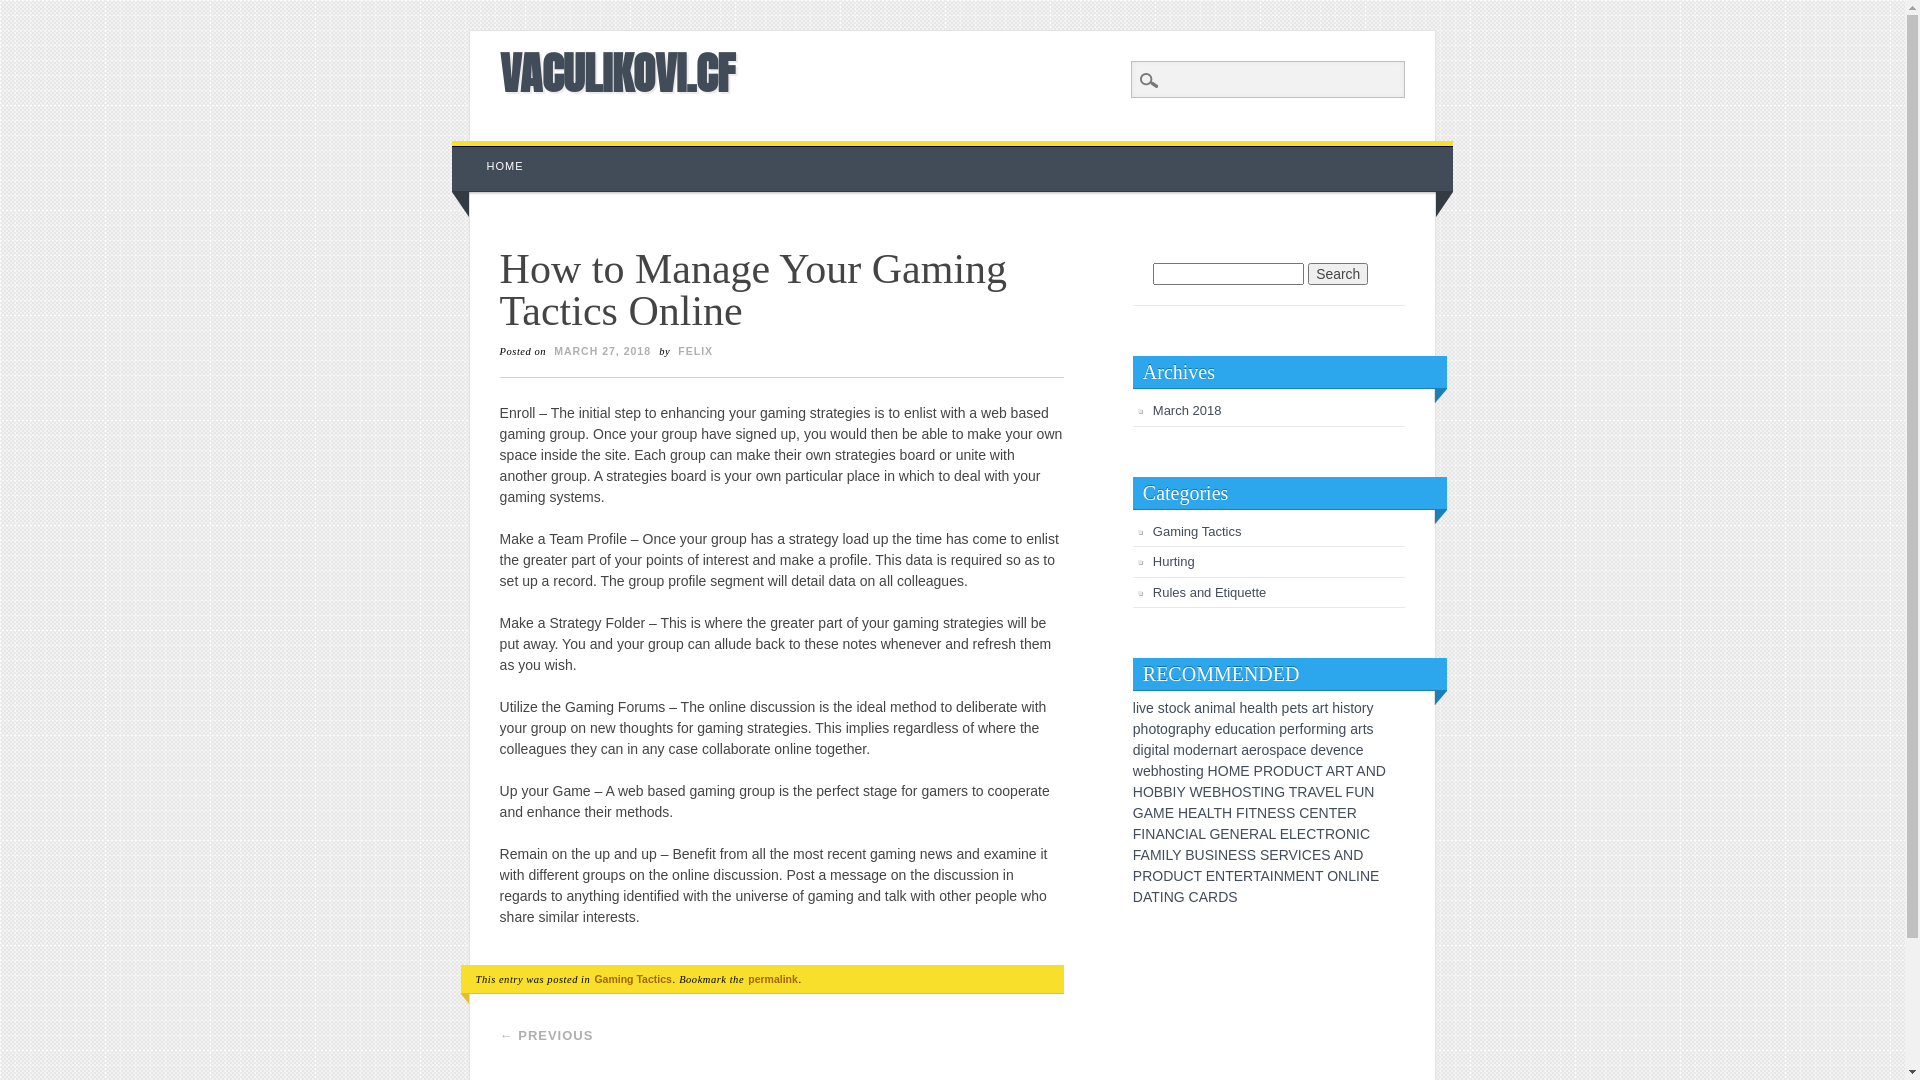 The height and width of the screenshot is (1080, 1920). What do you see at coordinates (1179, 707) in the screenshot?
I see `'c'` at bounding box center [1179, 707].